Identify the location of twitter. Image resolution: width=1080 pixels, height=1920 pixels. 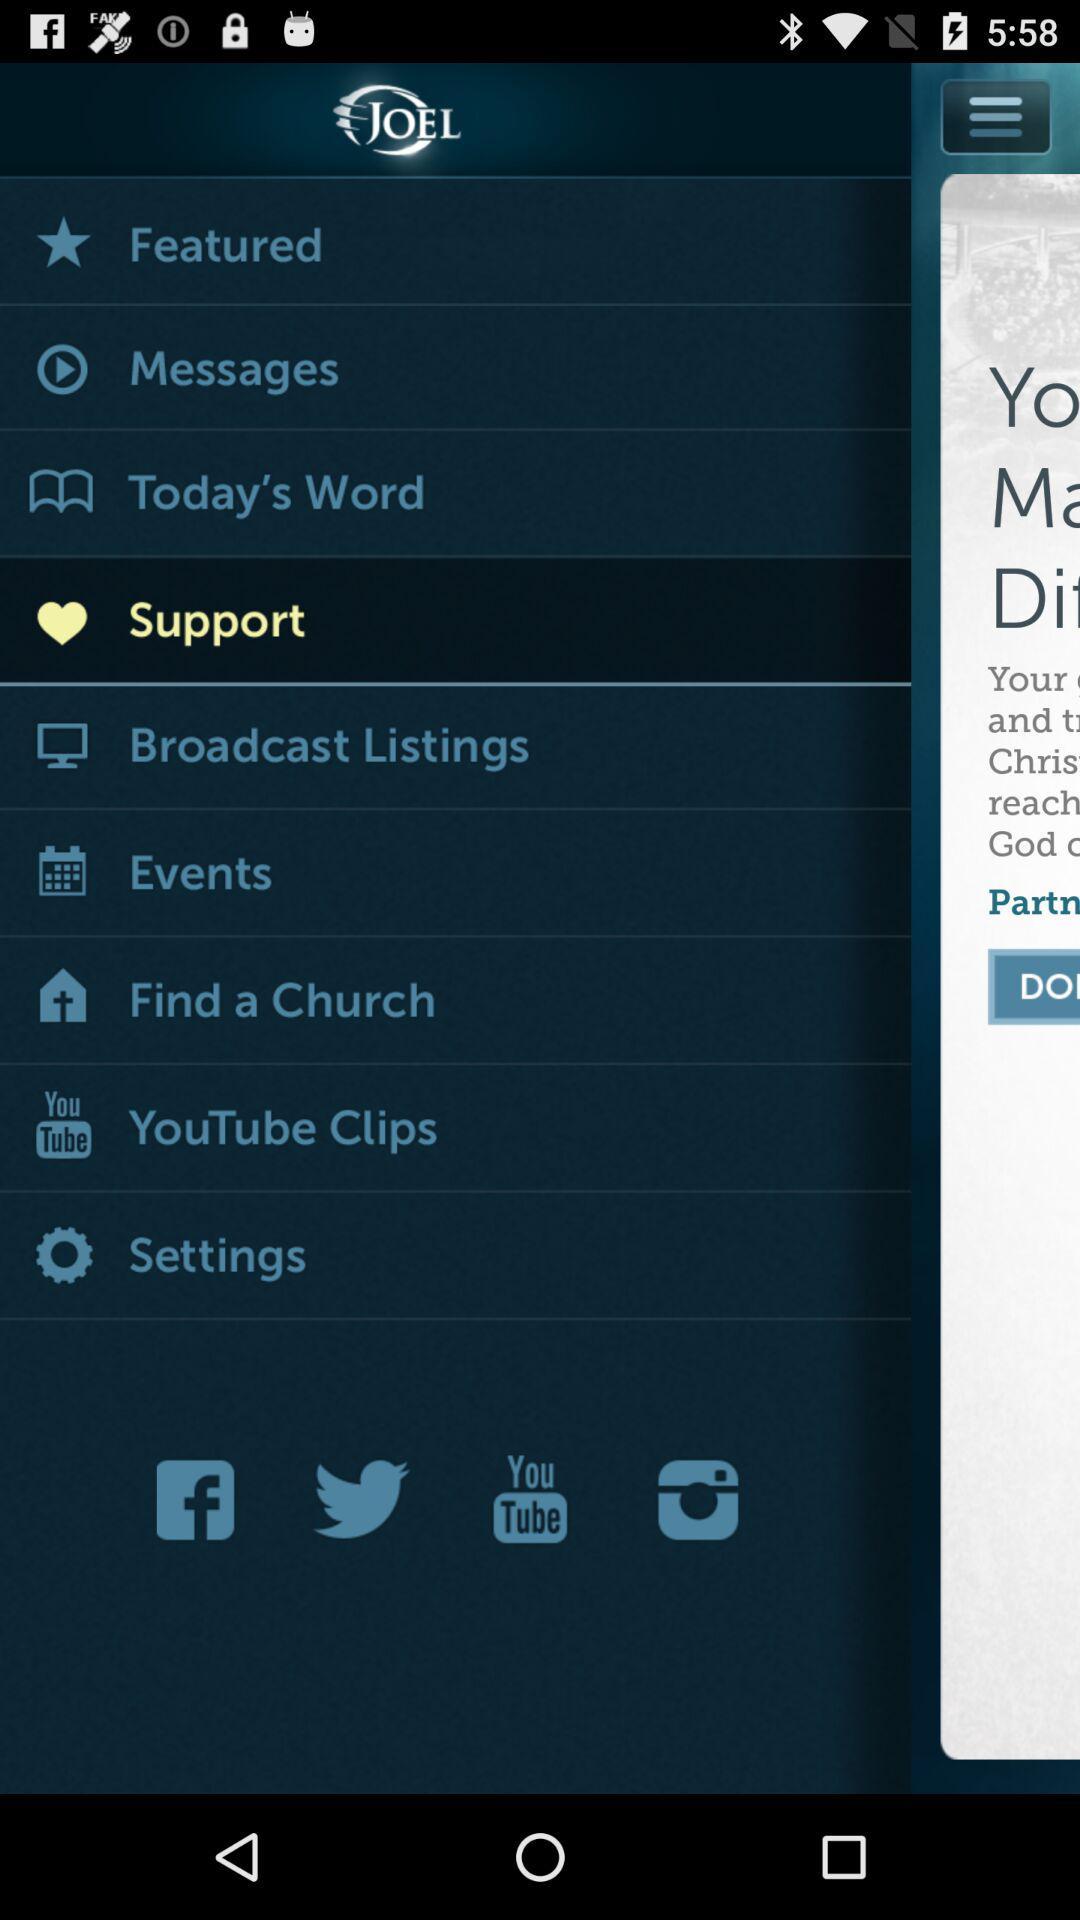
(362, 1499).